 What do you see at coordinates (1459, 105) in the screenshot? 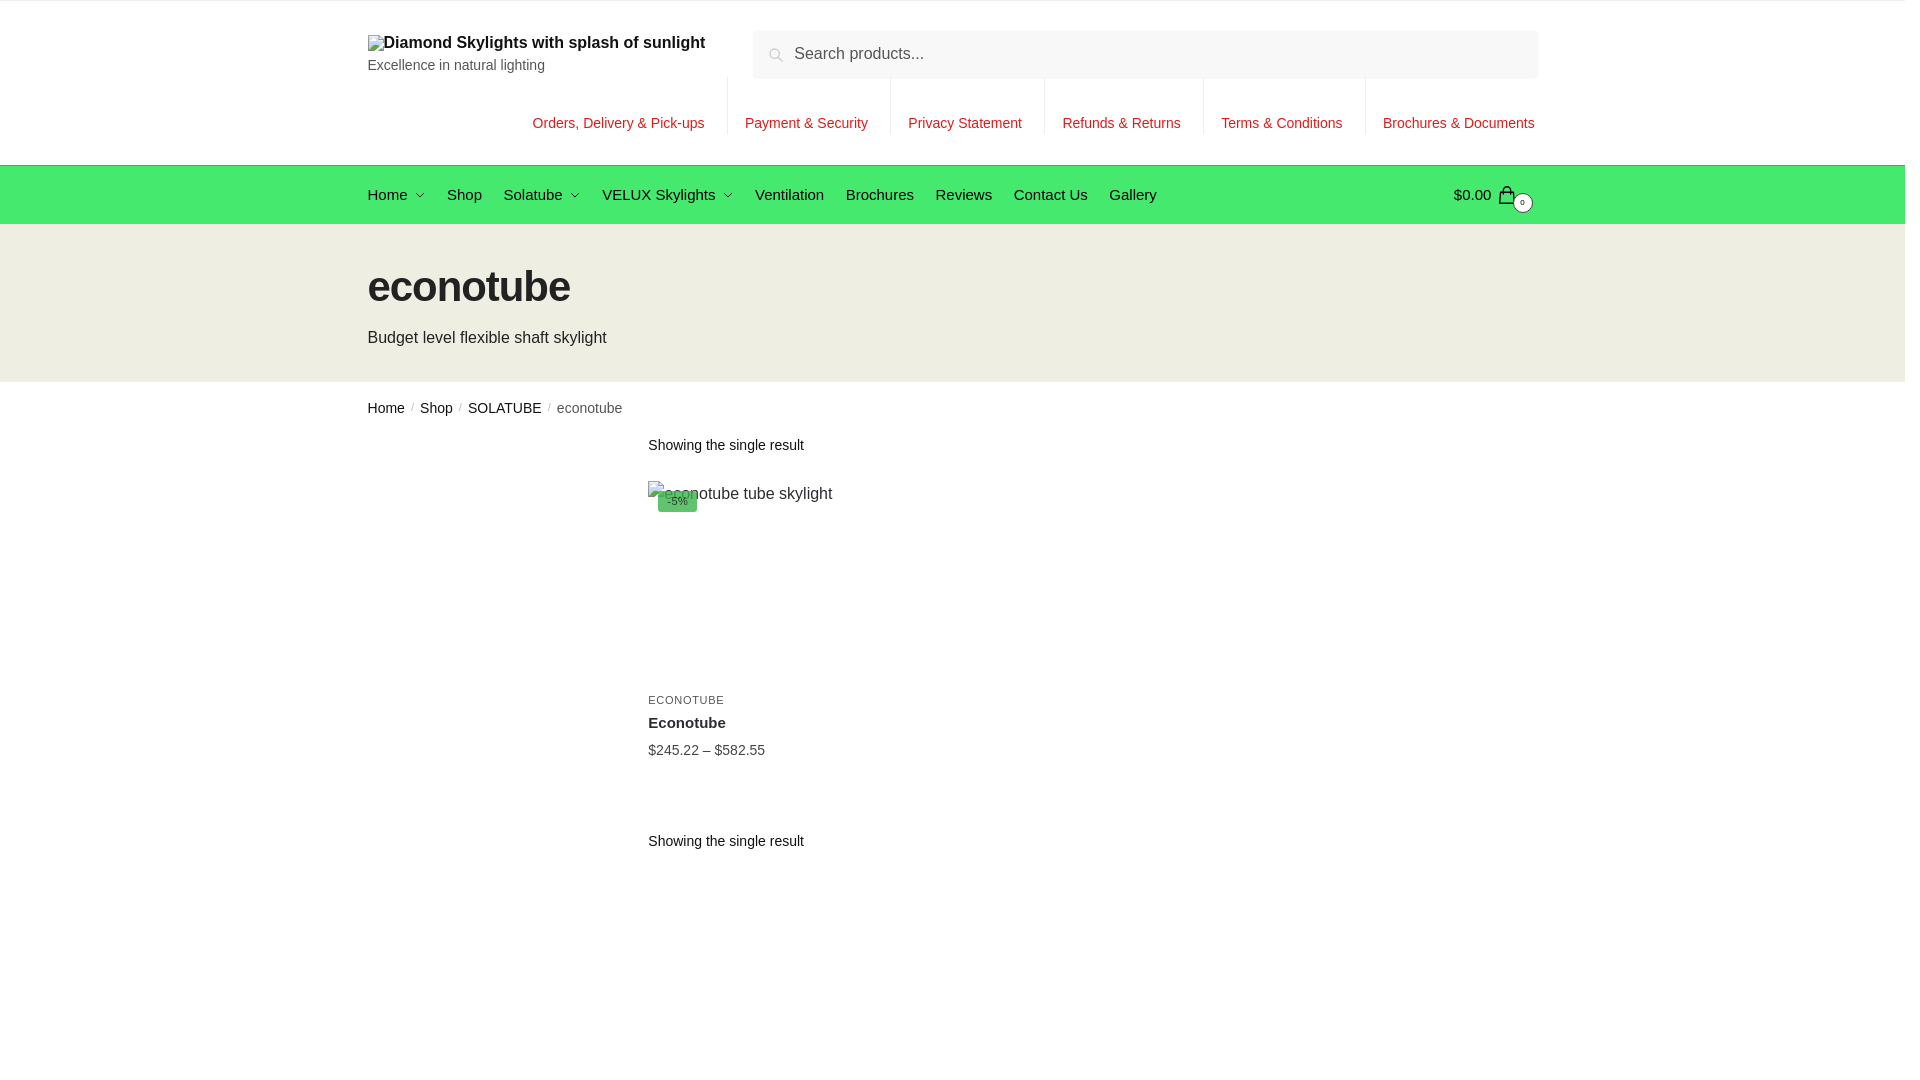
I see `'Brochures & Documents'` at bounding box center [1459, 105].